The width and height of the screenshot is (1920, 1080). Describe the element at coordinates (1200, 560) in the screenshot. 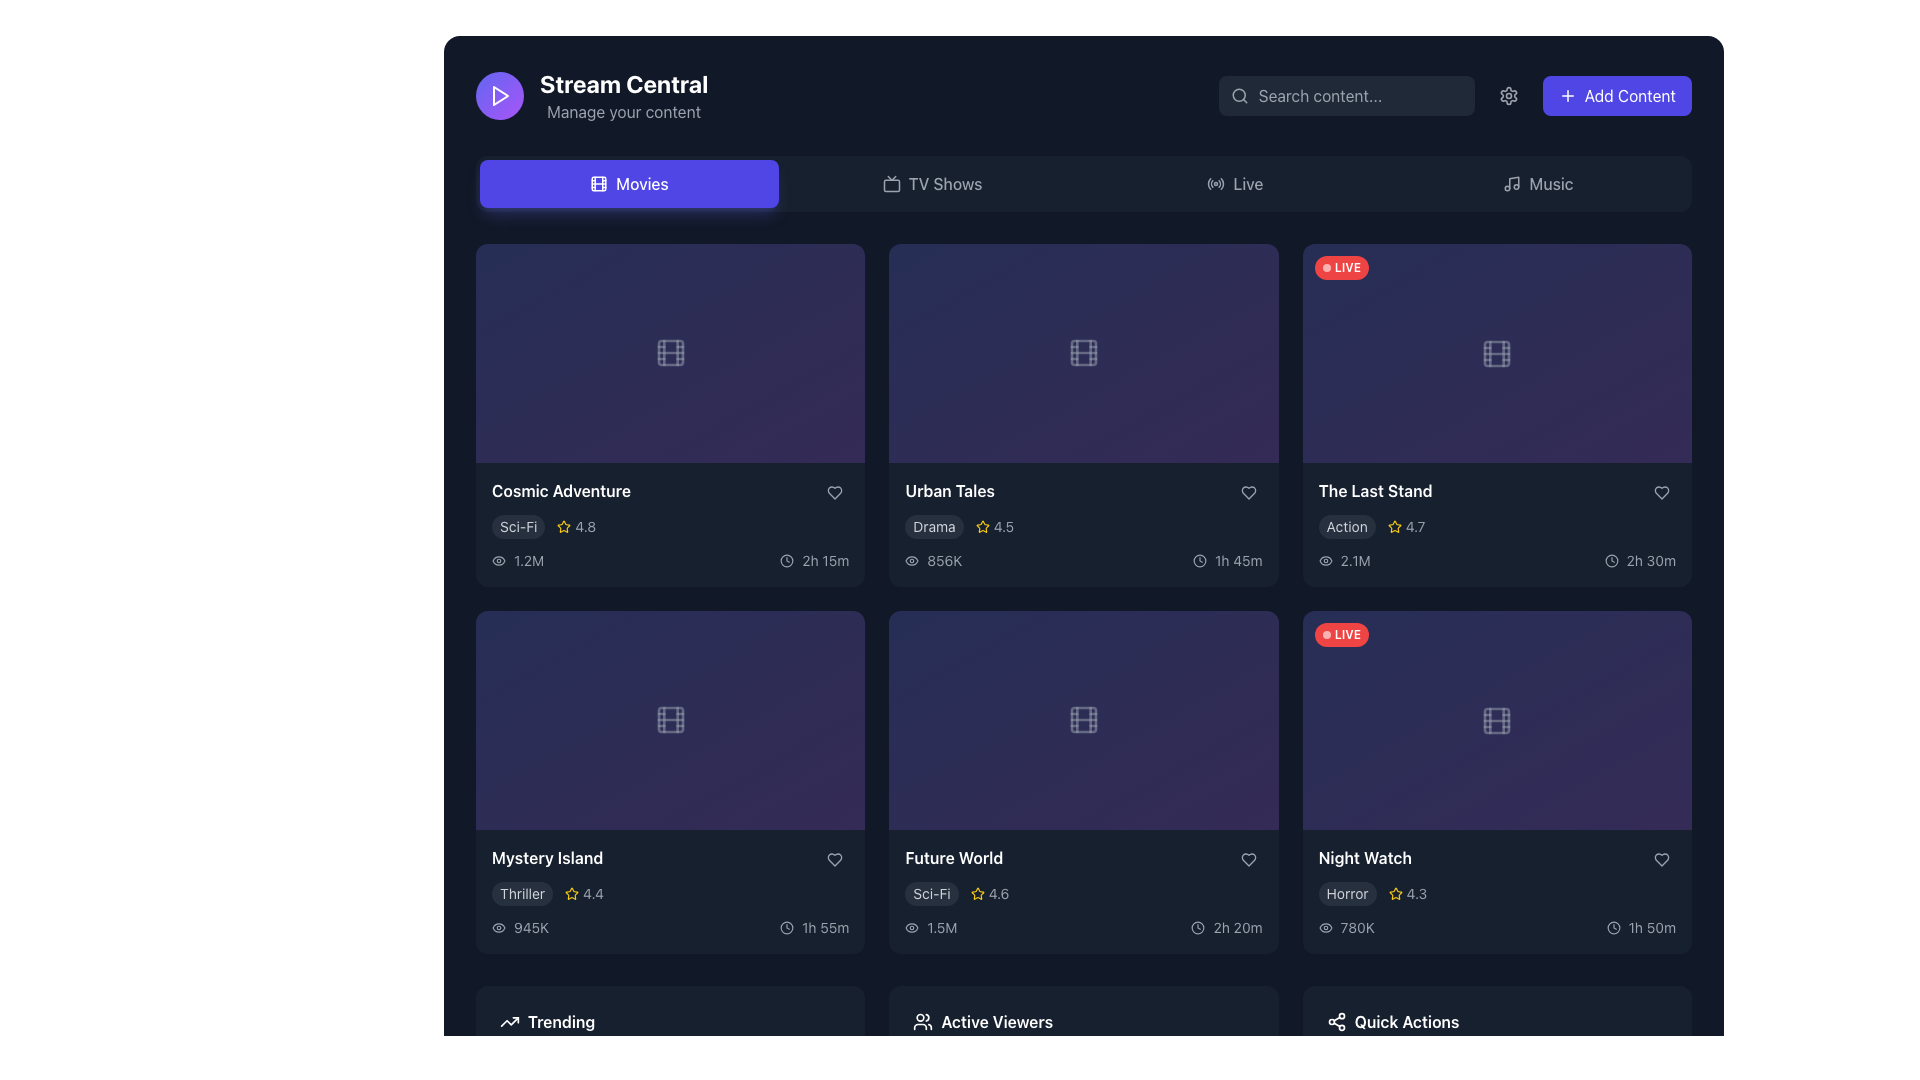

I see `the small clock icon representing time, located to the left of the duration text '1h 45m' in the bottom section of the card for the movie 'Urban Tales.'` at that location.